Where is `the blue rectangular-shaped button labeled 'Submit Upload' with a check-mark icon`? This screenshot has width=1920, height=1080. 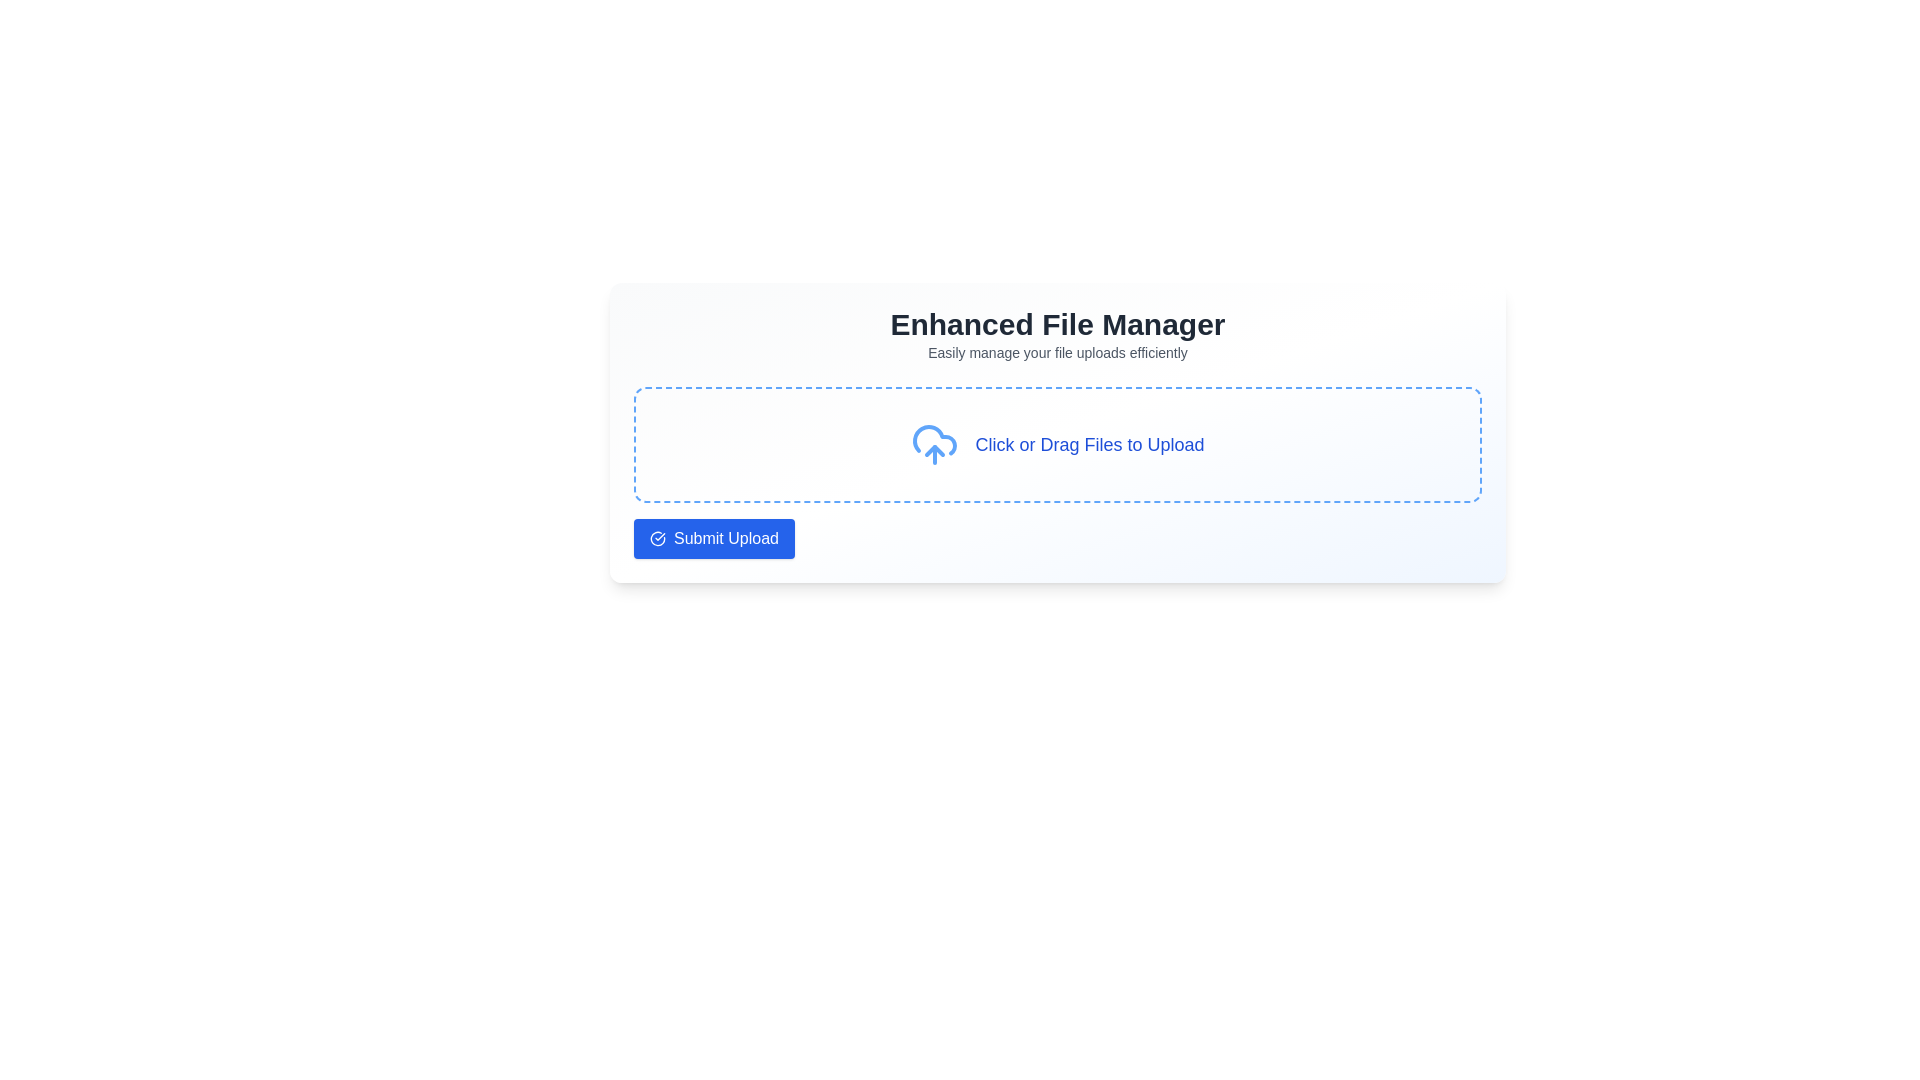 the blue rectangular-shaped button labeled 'Submit Upload' with a check-mark icon is located at coordinates (714, 538).